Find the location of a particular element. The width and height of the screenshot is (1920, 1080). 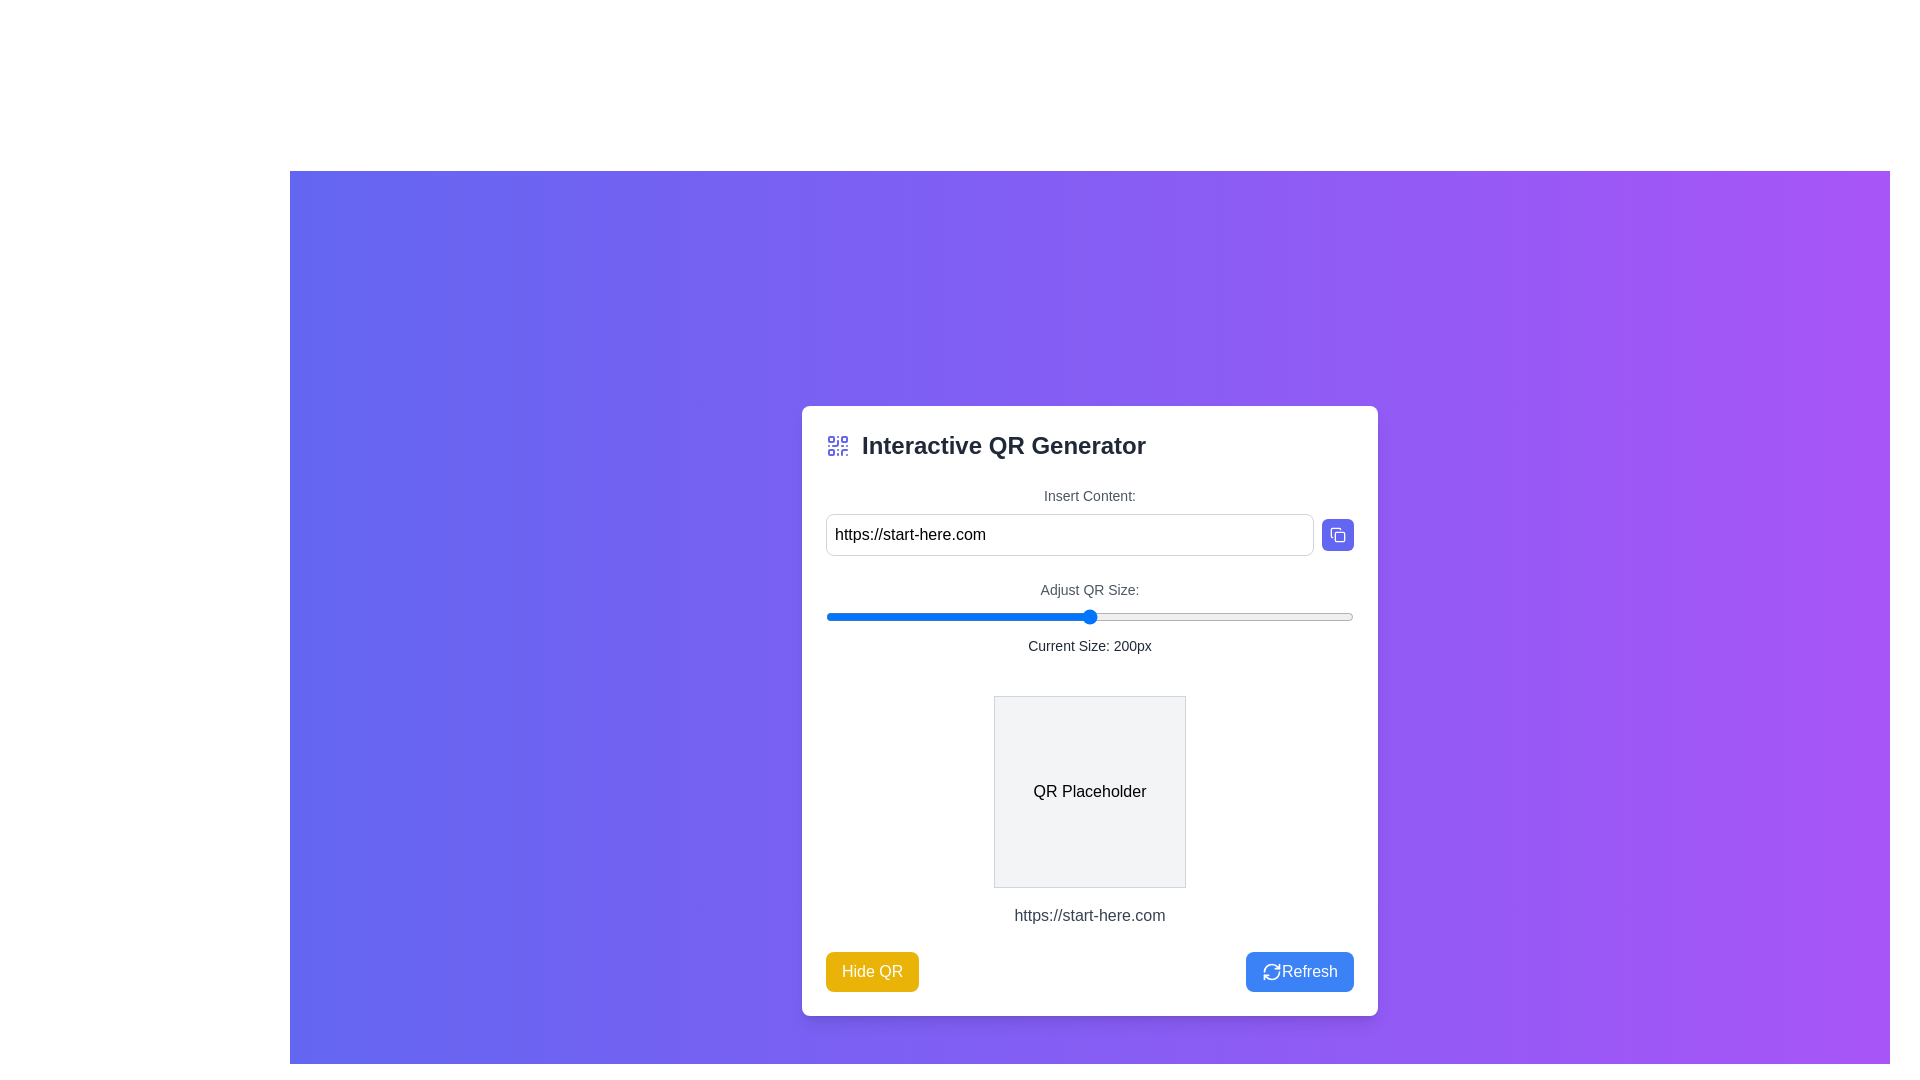

the static text label that serves as a description for the adjacent input field, located at the top of the section in the center of the visible card's interface is located at coordinates (1088, 495).